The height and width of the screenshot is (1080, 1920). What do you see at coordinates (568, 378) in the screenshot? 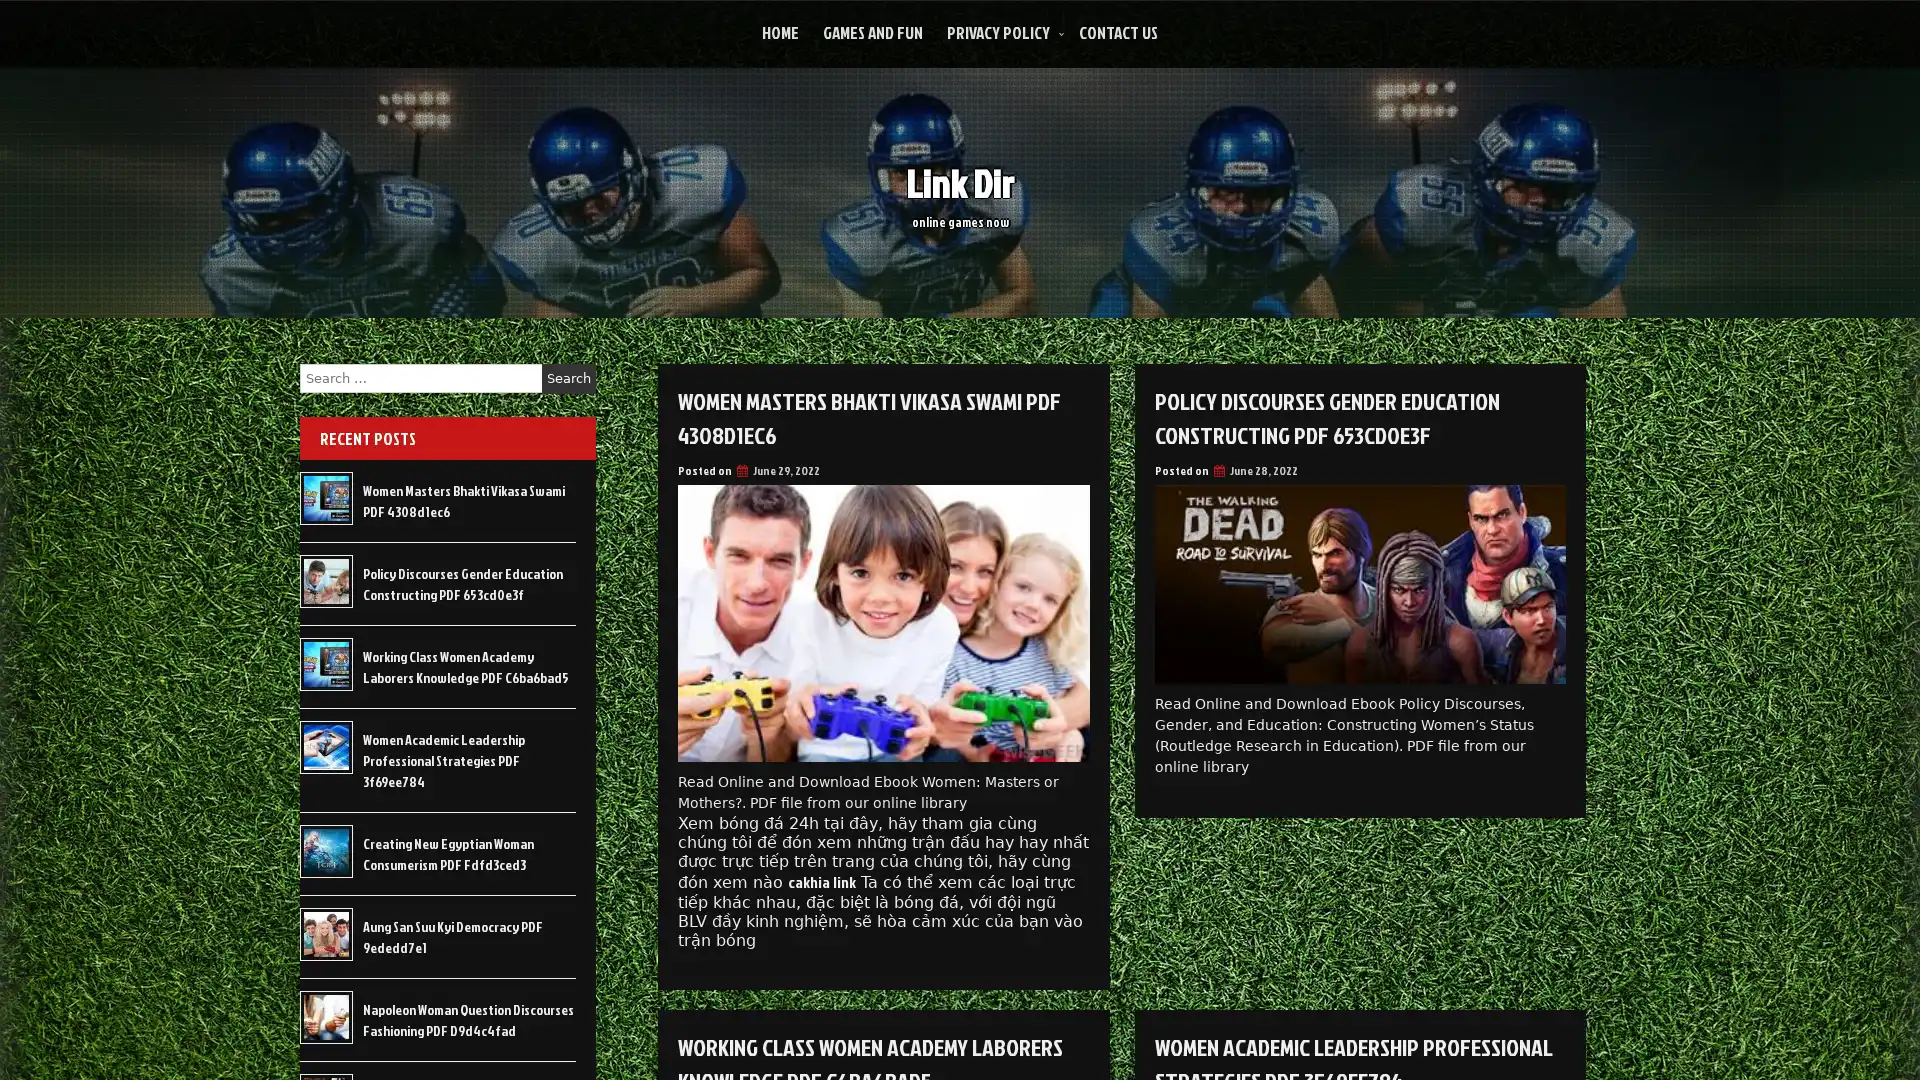
I see `Search` at bounding box center [568, 378].